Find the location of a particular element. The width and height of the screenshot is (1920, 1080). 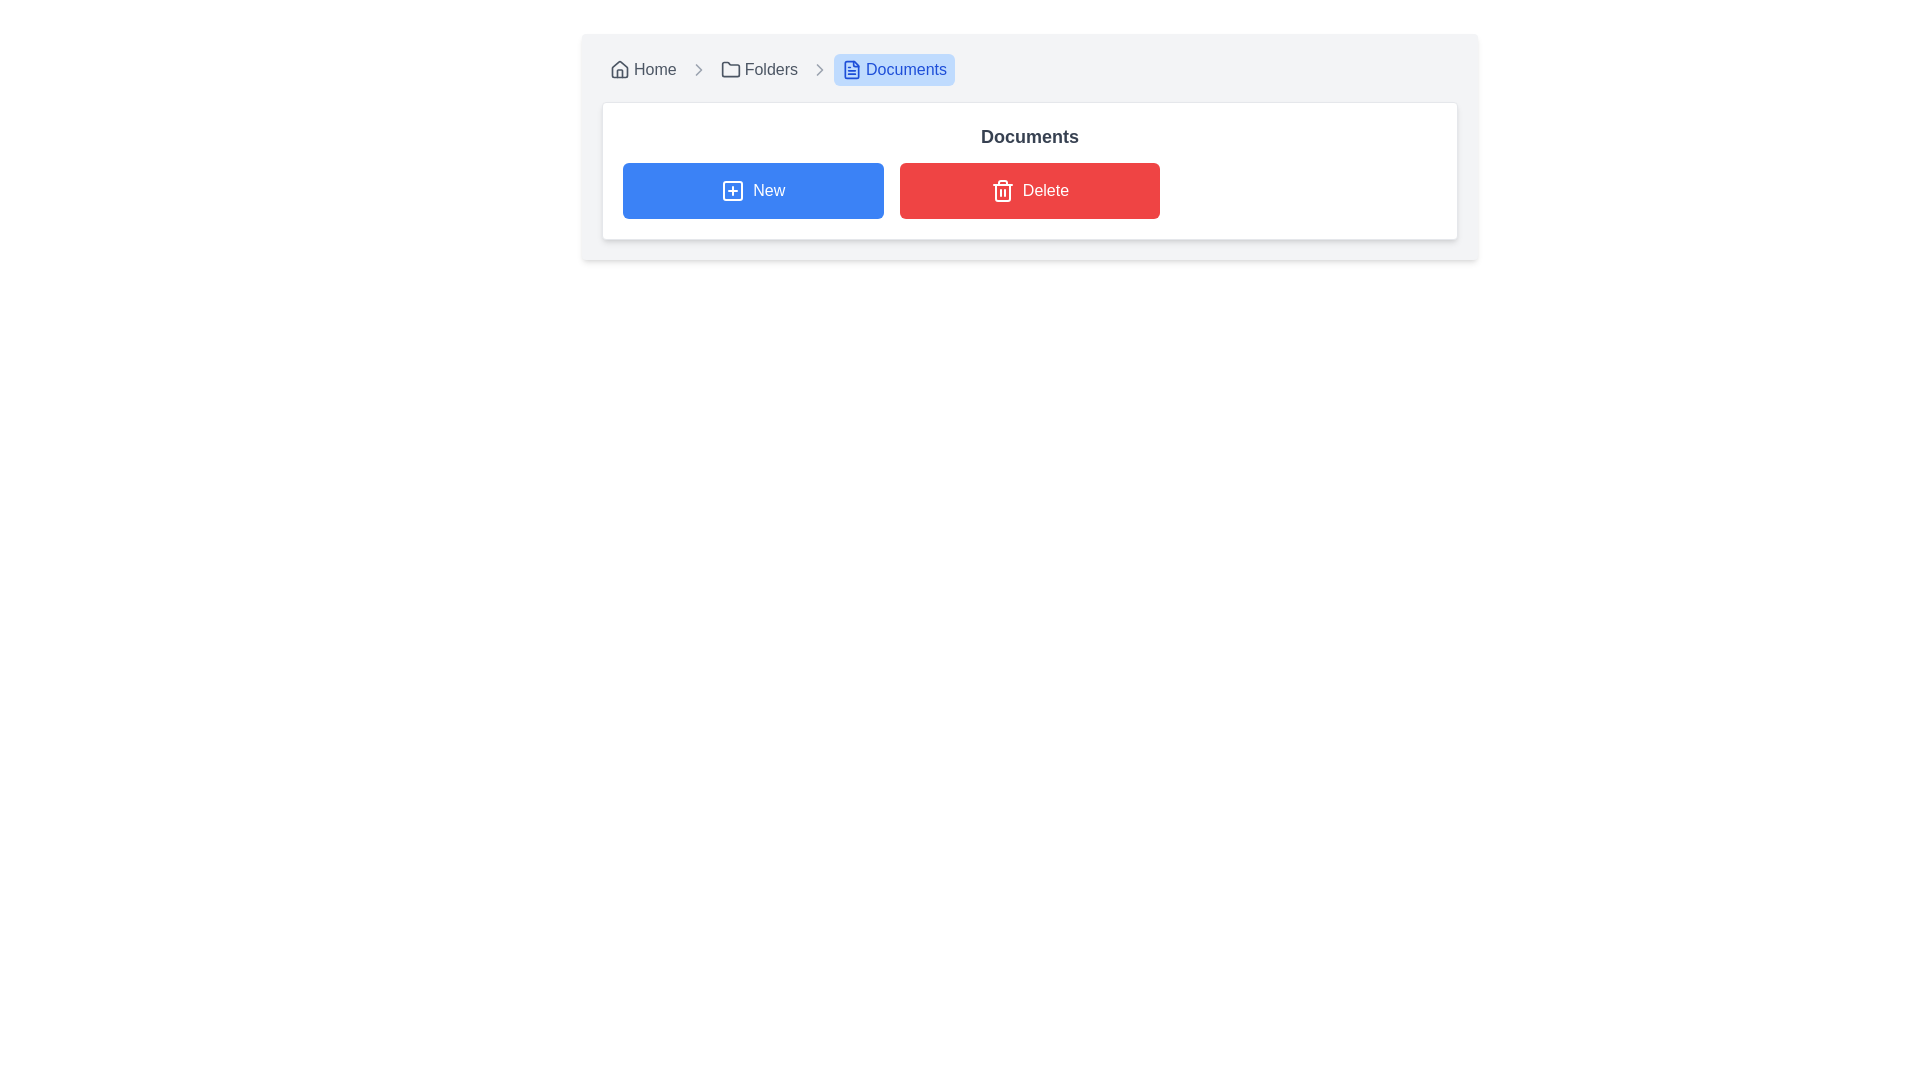

the blue 'New' button with a '+' icon is located at coordinates (752, 191).